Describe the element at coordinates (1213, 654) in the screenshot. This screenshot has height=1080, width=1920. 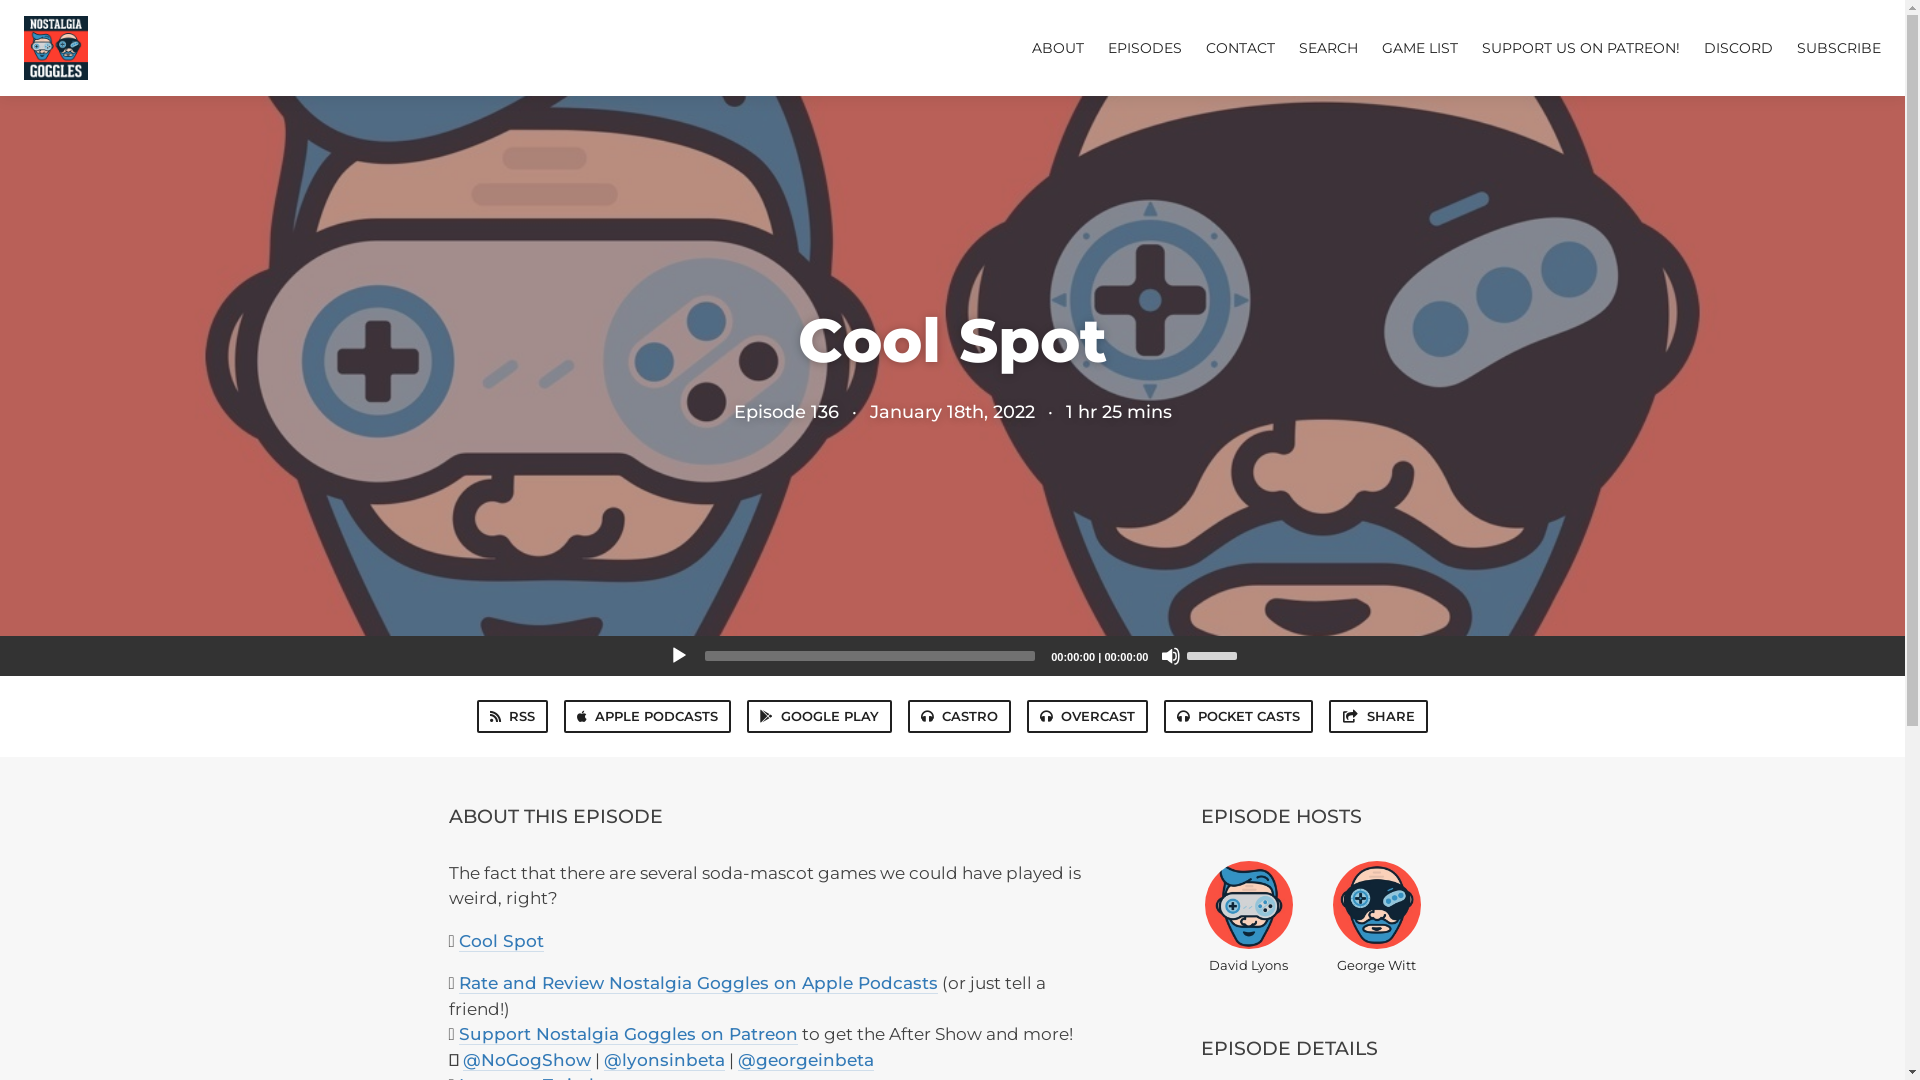
I see `'Use Up/Down Arrow keys to increase or decrease volume.'` at that location.